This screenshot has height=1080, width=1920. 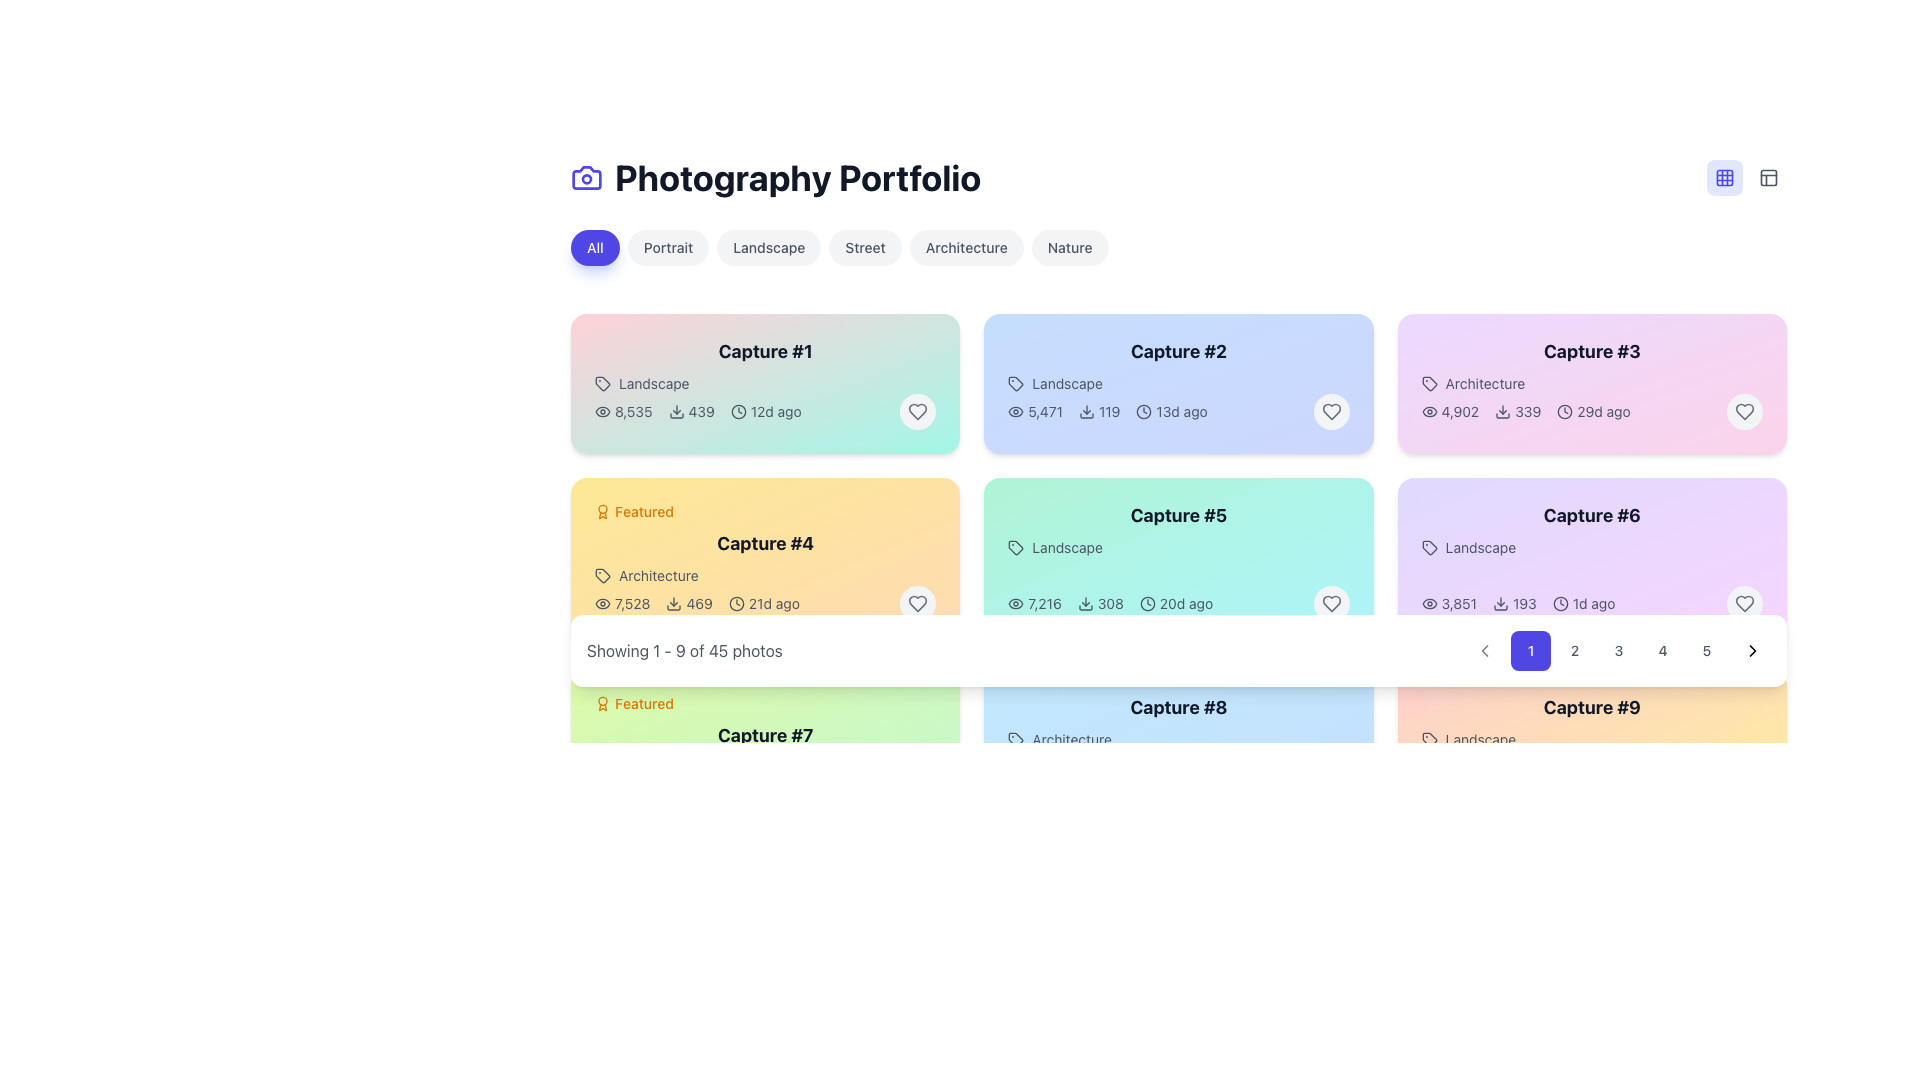 I want to click on the circular button with a heart icon located in the top-right corner of the card labeled 'Capture #1', so click(x=917, y=411).